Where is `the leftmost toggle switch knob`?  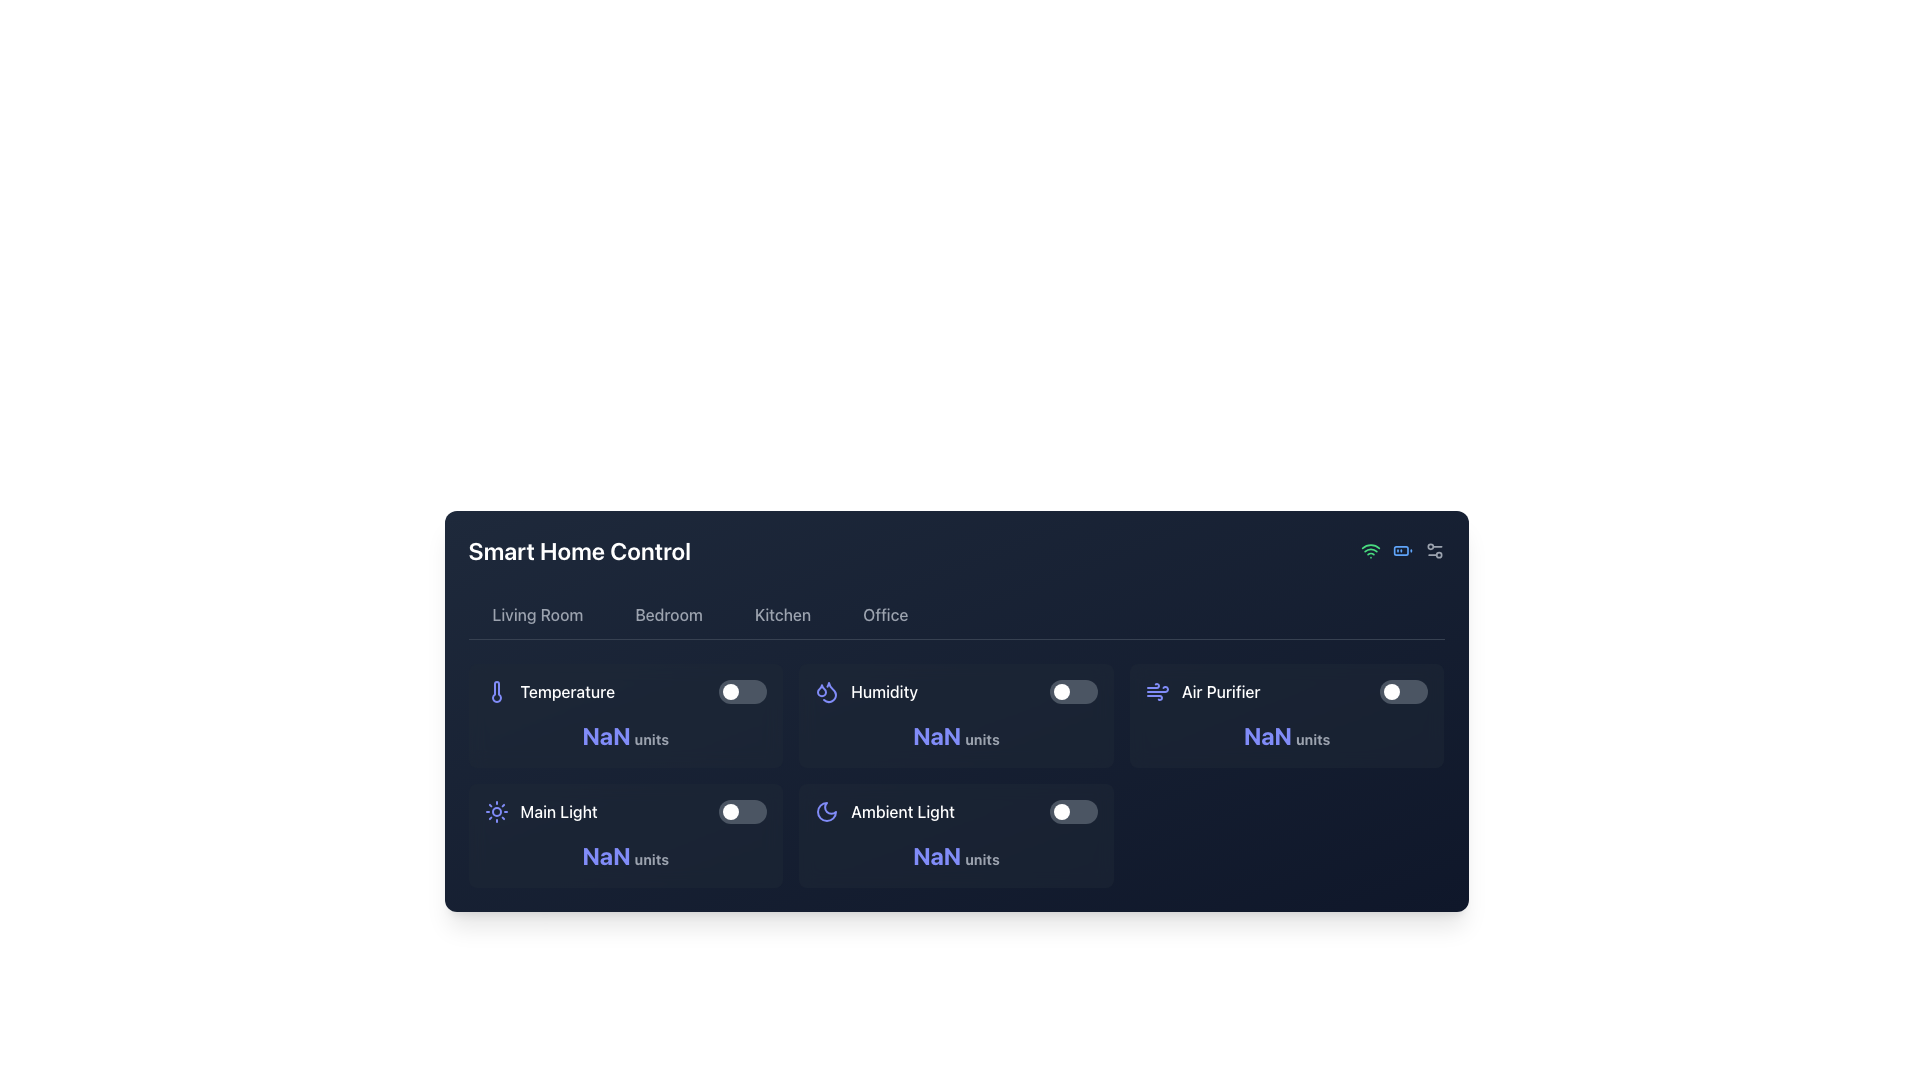 the leftmost toggle switch knob is located at coordinates (730, 690).